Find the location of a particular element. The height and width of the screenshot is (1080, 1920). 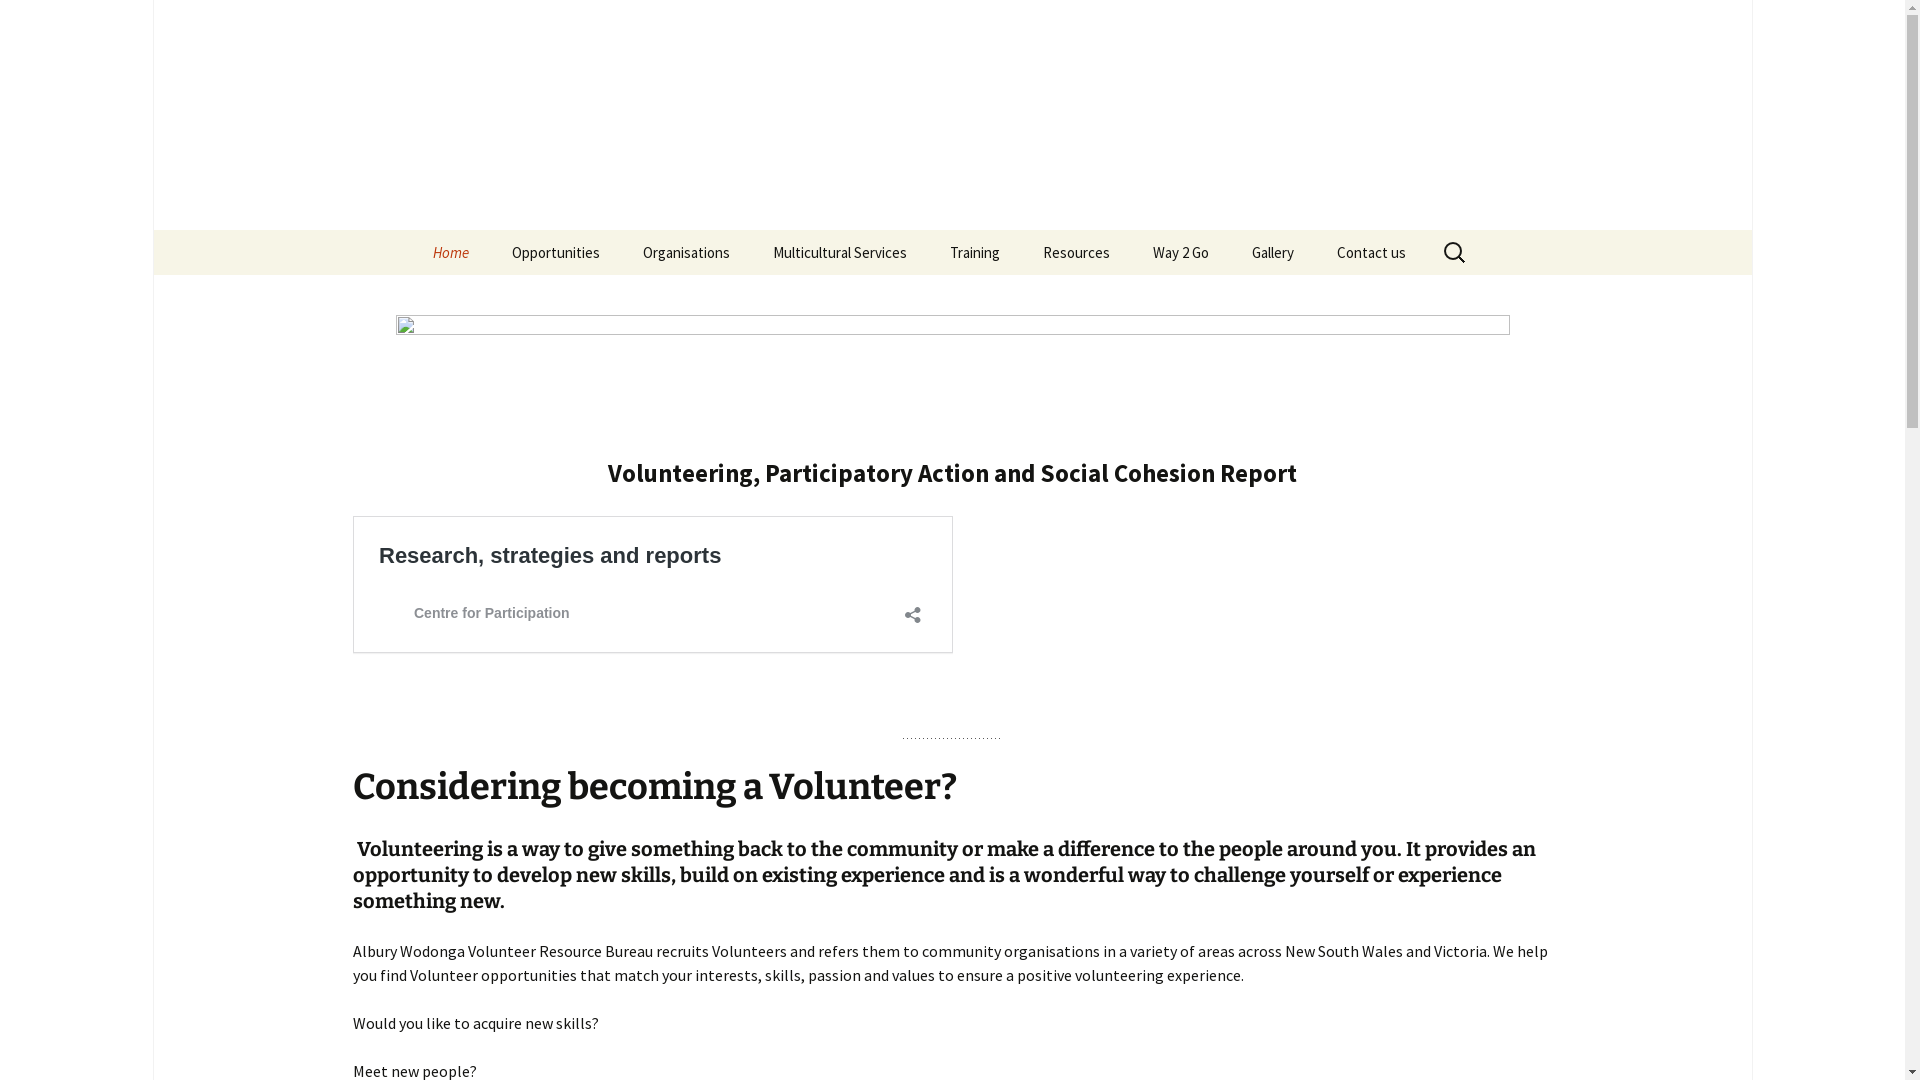

'Gallery' is located at coordinates (1231, 251).